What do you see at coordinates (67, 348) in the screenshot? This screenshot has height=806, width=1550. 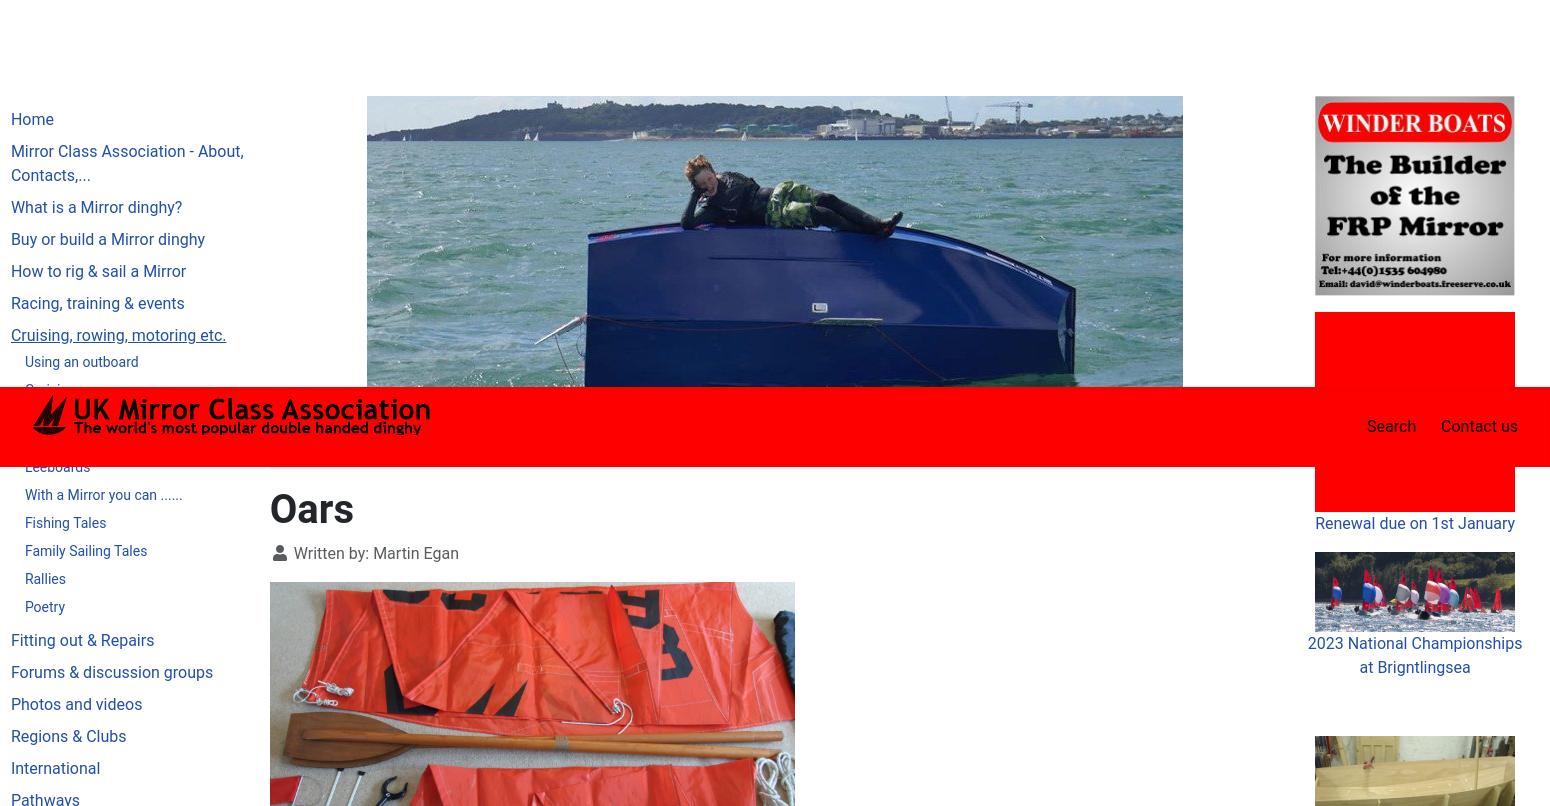 I see `'Regions & Clubs'` at bounding box center [67, 348].